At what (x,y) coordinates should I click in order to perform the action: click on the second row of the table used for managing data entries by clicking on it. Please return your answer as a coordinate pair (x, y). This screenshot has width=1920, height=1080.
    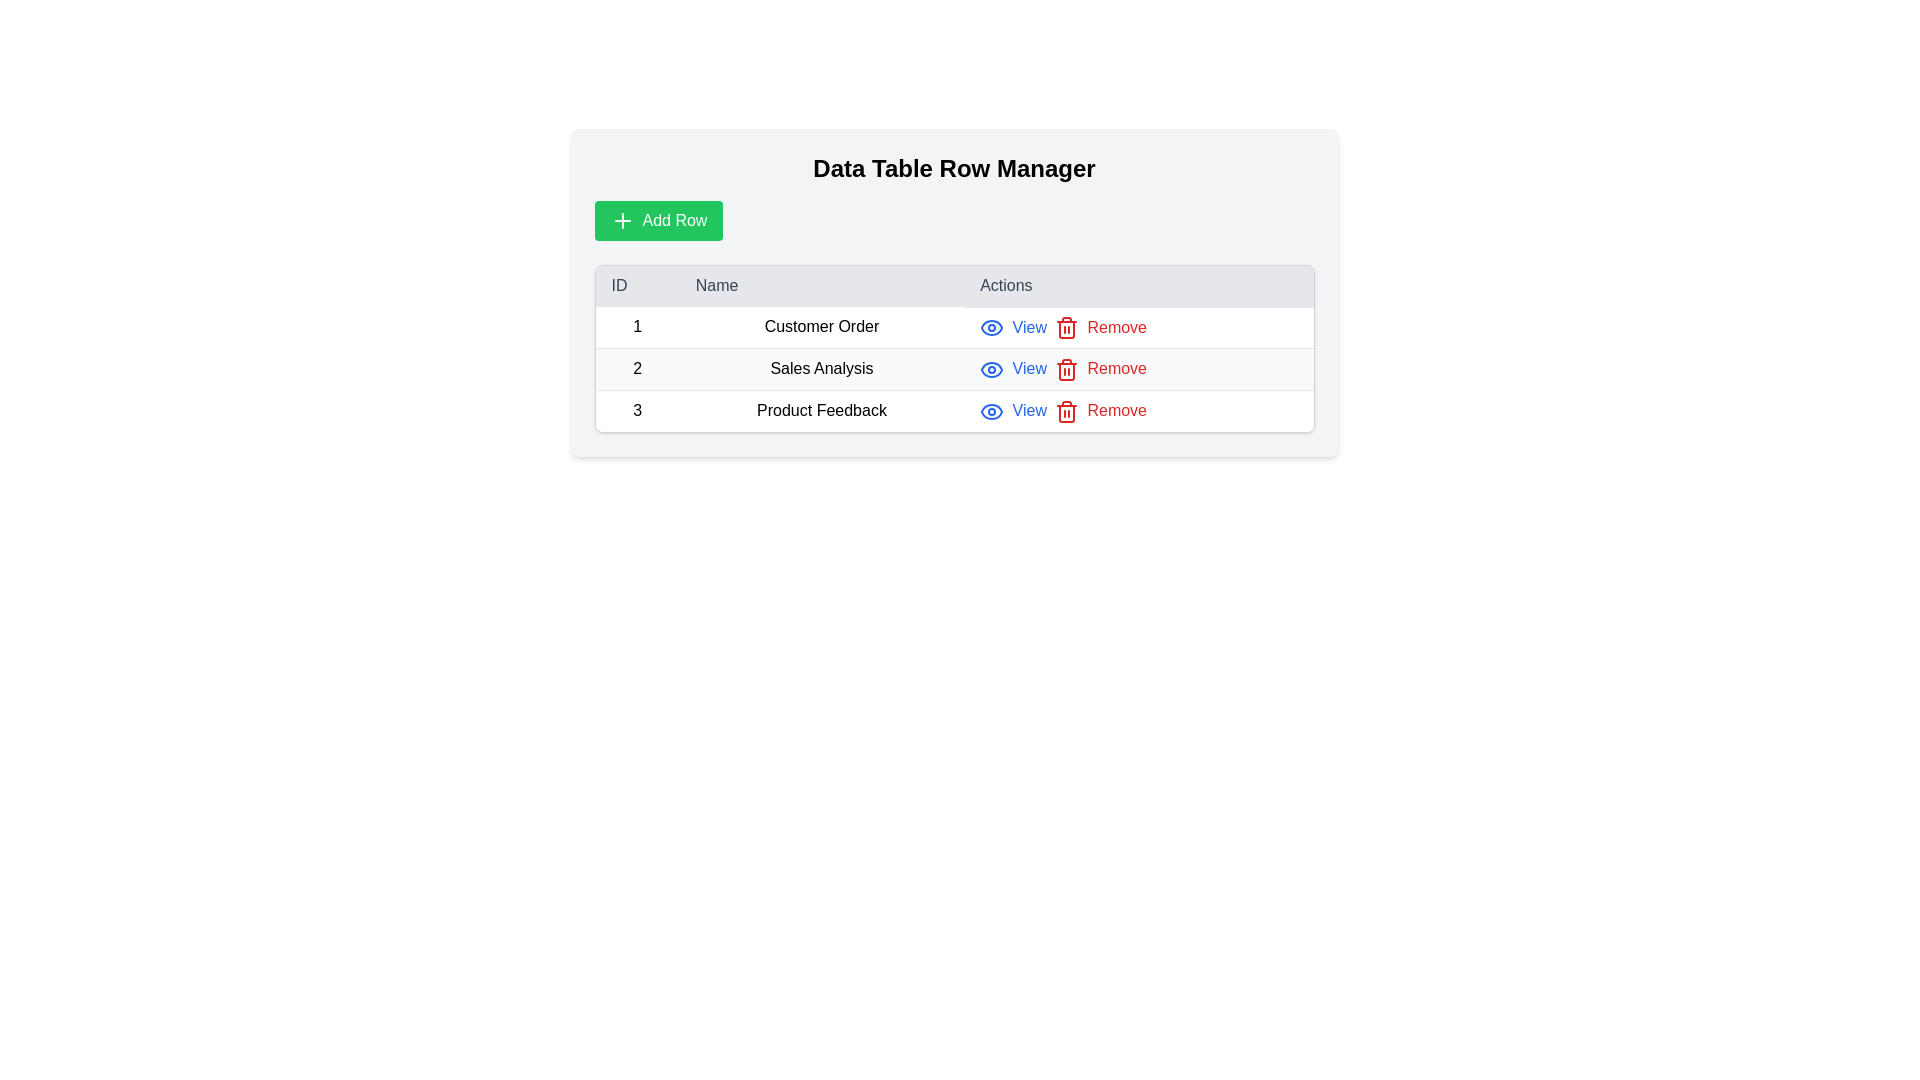
    Looking at the image, I should click on (953, 369).